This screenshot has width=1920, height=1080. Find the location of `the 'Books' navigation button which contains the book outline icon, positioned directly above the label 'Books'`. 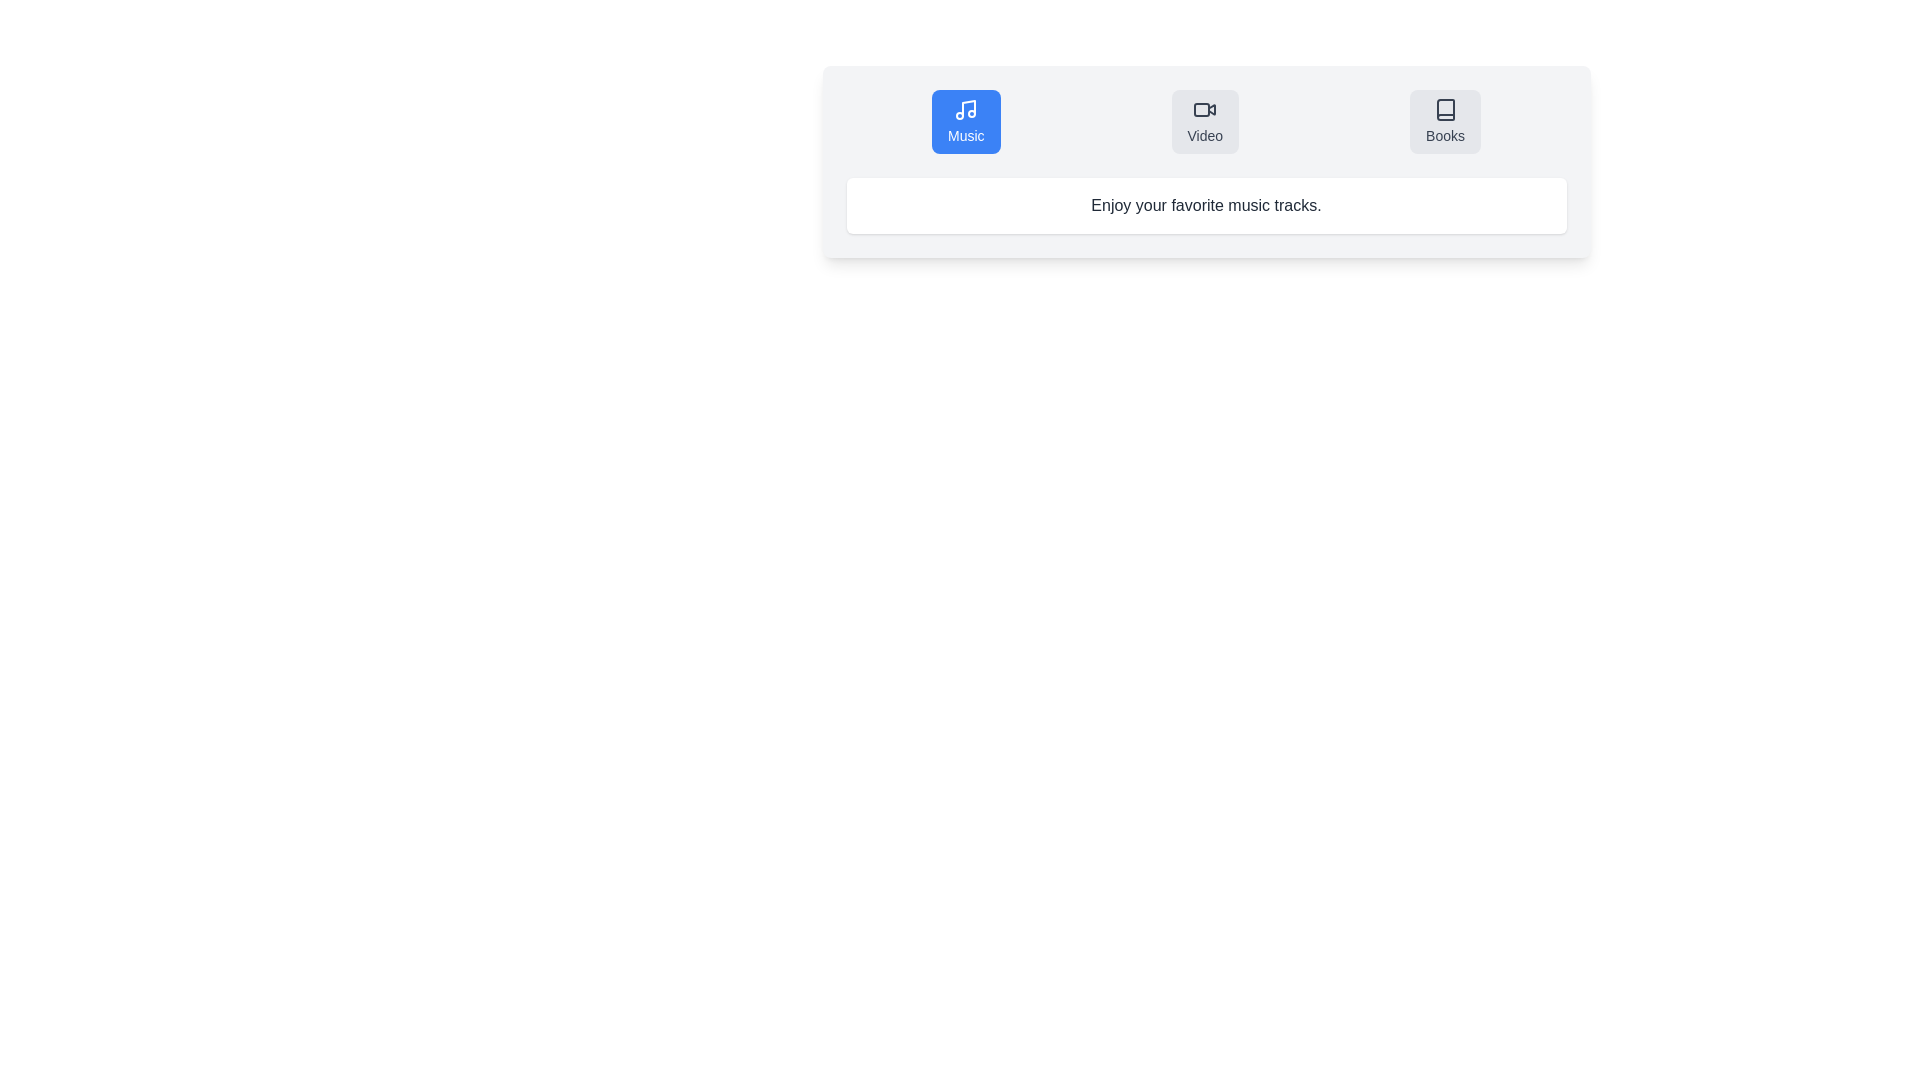

the 'Books' navigation button which contains the book outline icon, positioned directly above the label 'Books' is located at coordinates (1445, 110).